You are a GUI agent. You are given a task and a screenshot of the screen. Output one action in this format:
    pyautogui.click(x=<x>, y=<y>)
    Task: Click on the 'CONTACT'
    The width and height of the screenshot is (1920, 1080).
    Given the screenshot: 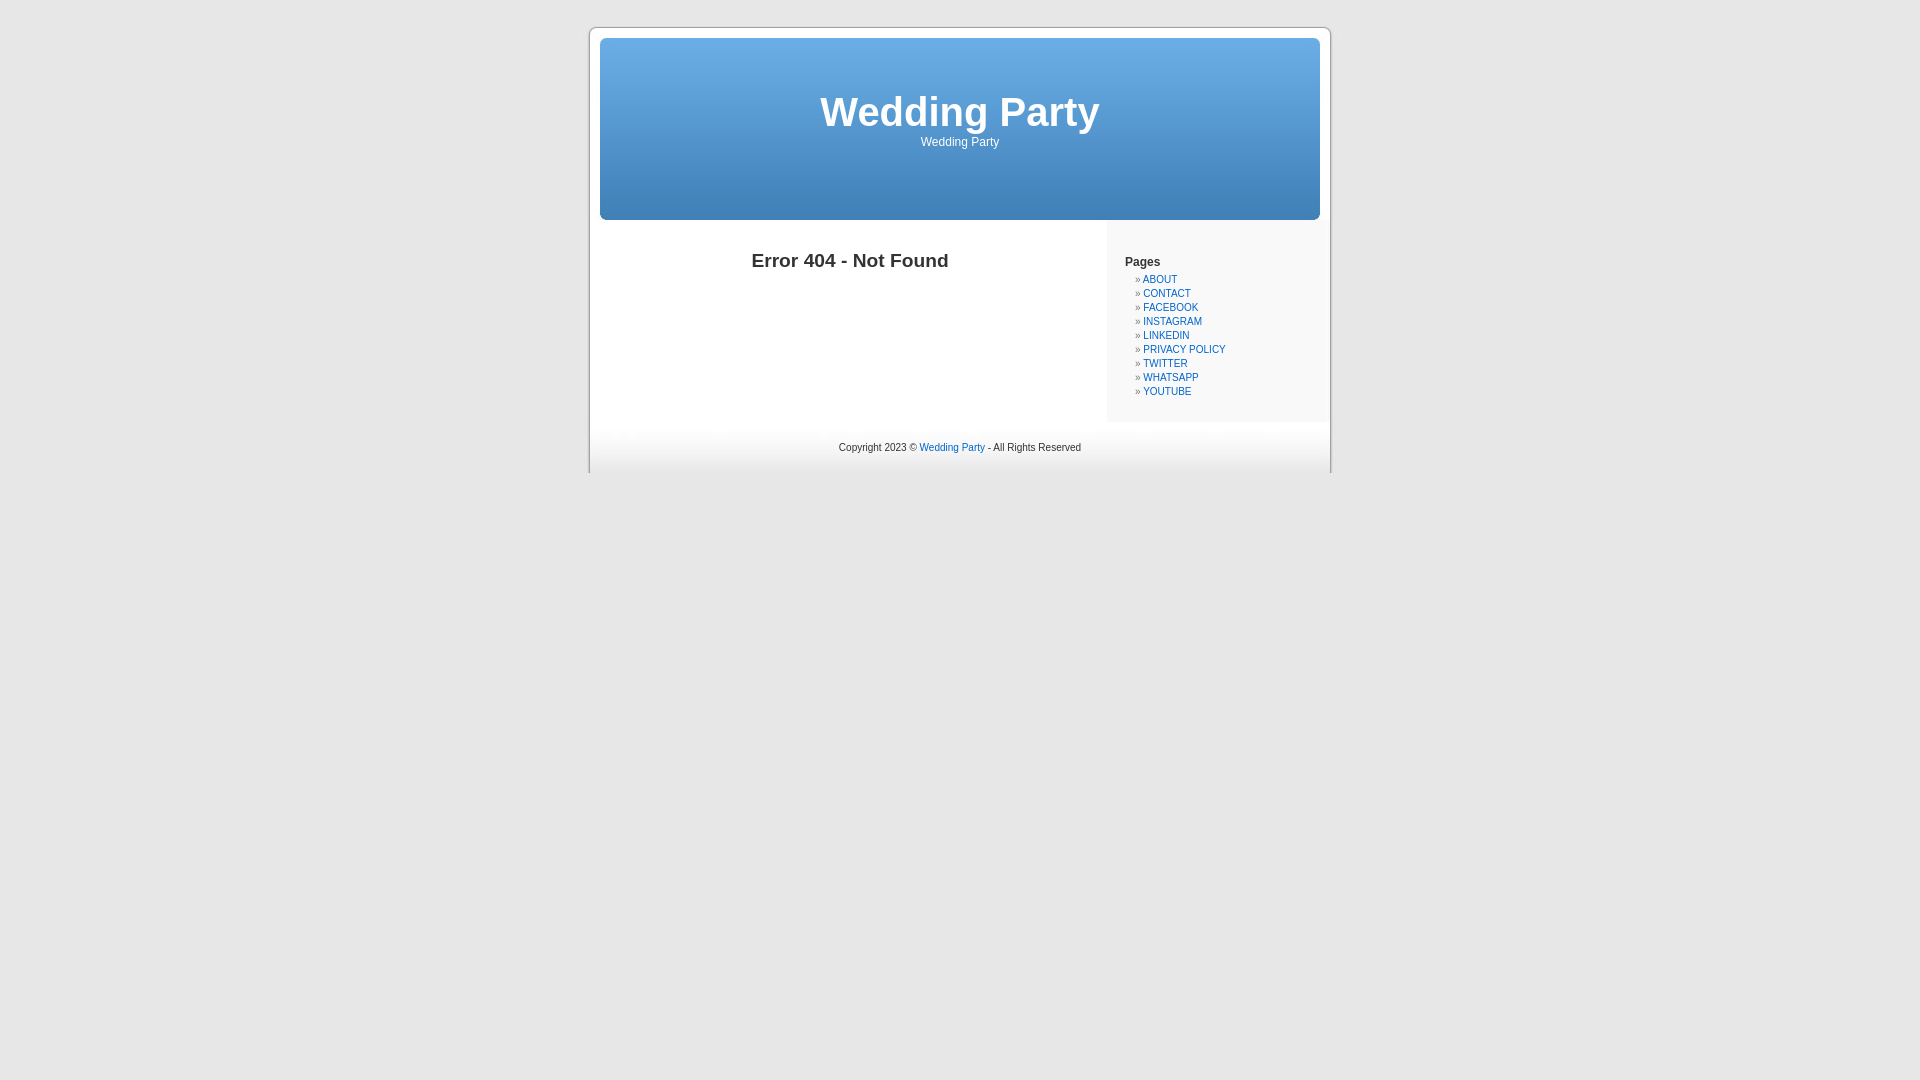 What is the action you would take?
    pyautogui.click(x=1166, y=293)
    